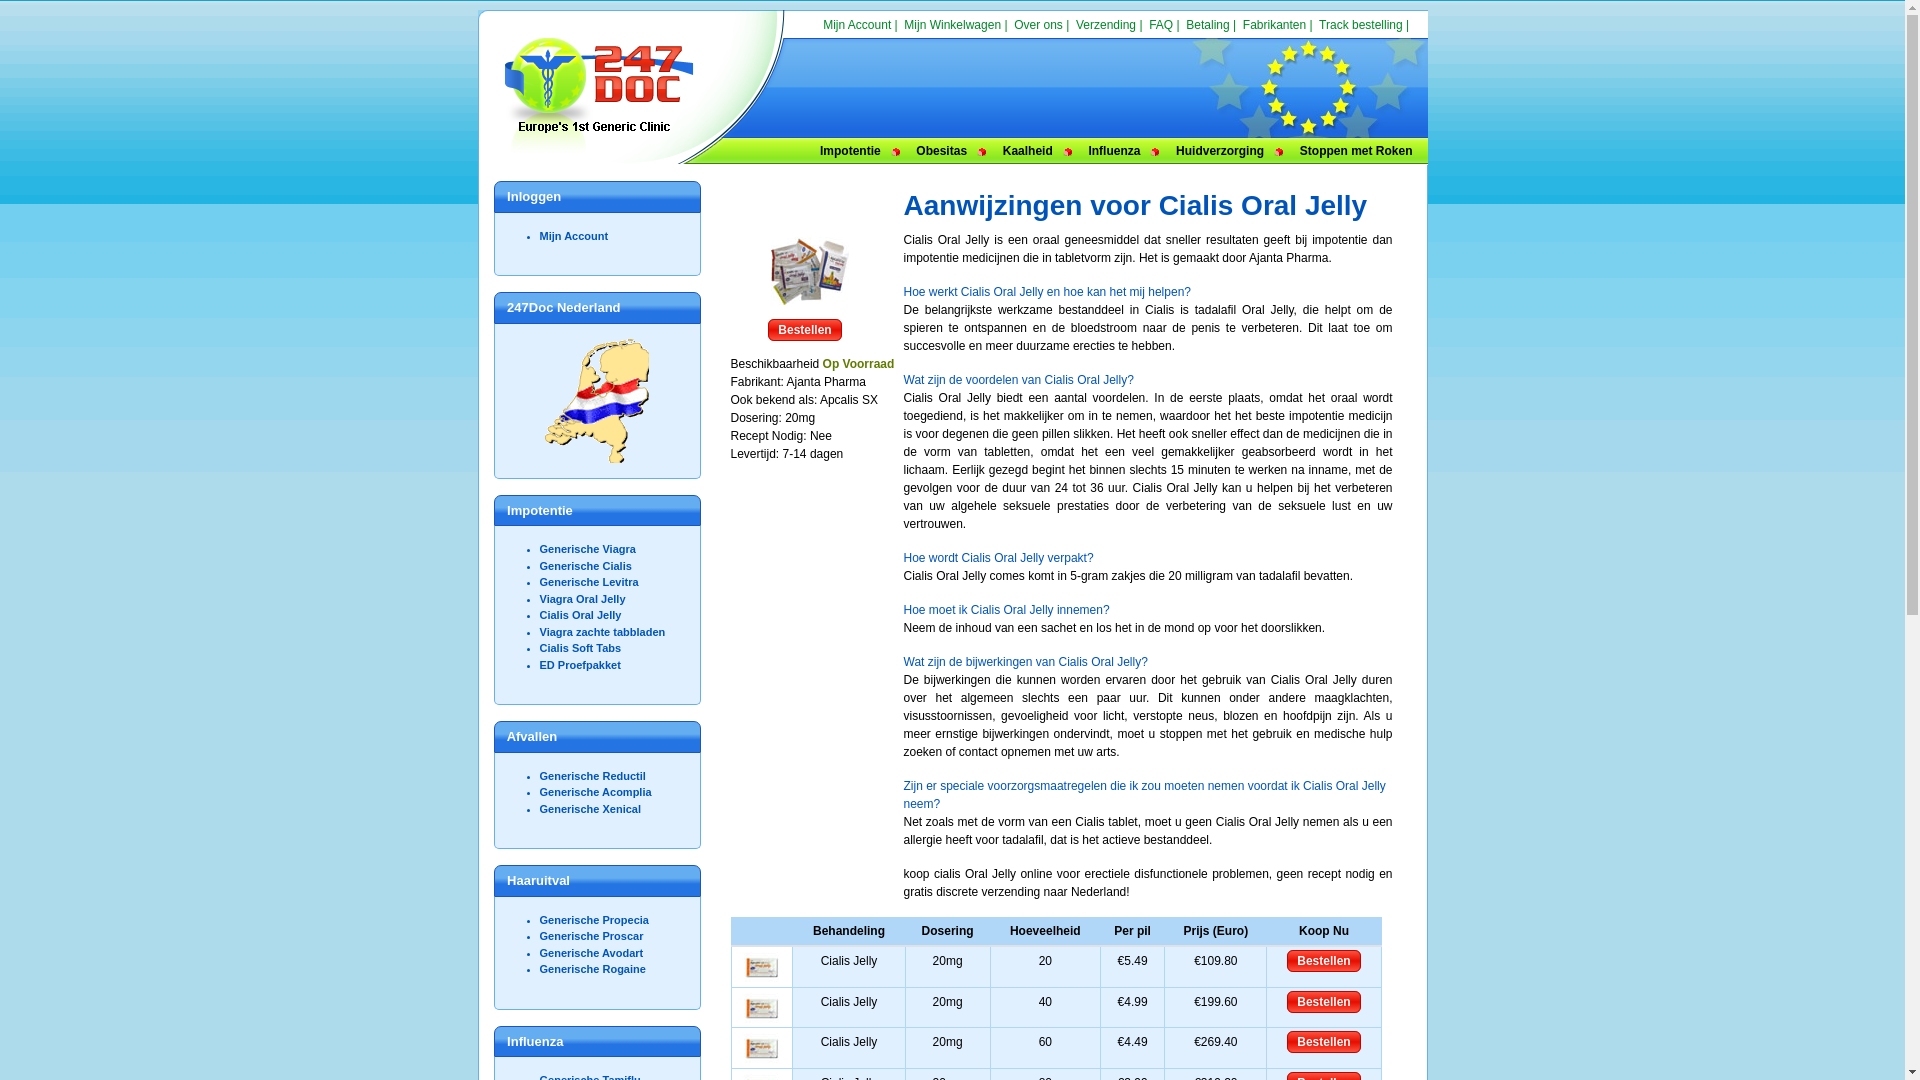  I want to click on 'Generische Propecia', so click(593, 920).